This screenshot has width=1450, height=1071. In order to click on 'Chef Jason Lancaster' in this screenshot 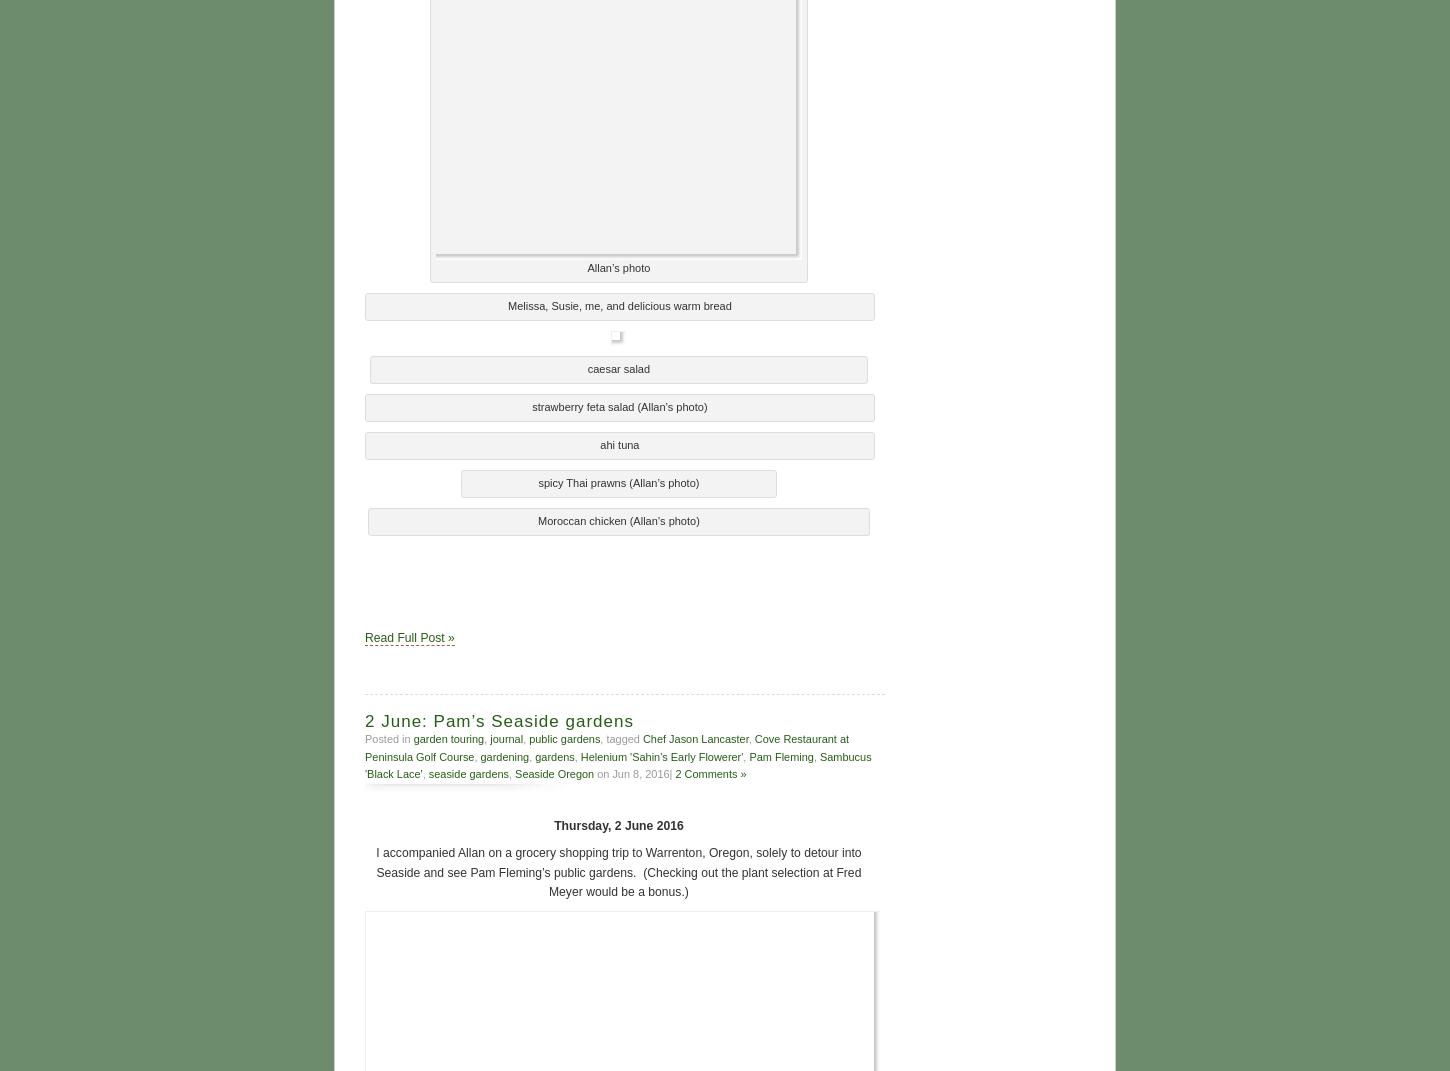, I will do `click(693, 736)`.